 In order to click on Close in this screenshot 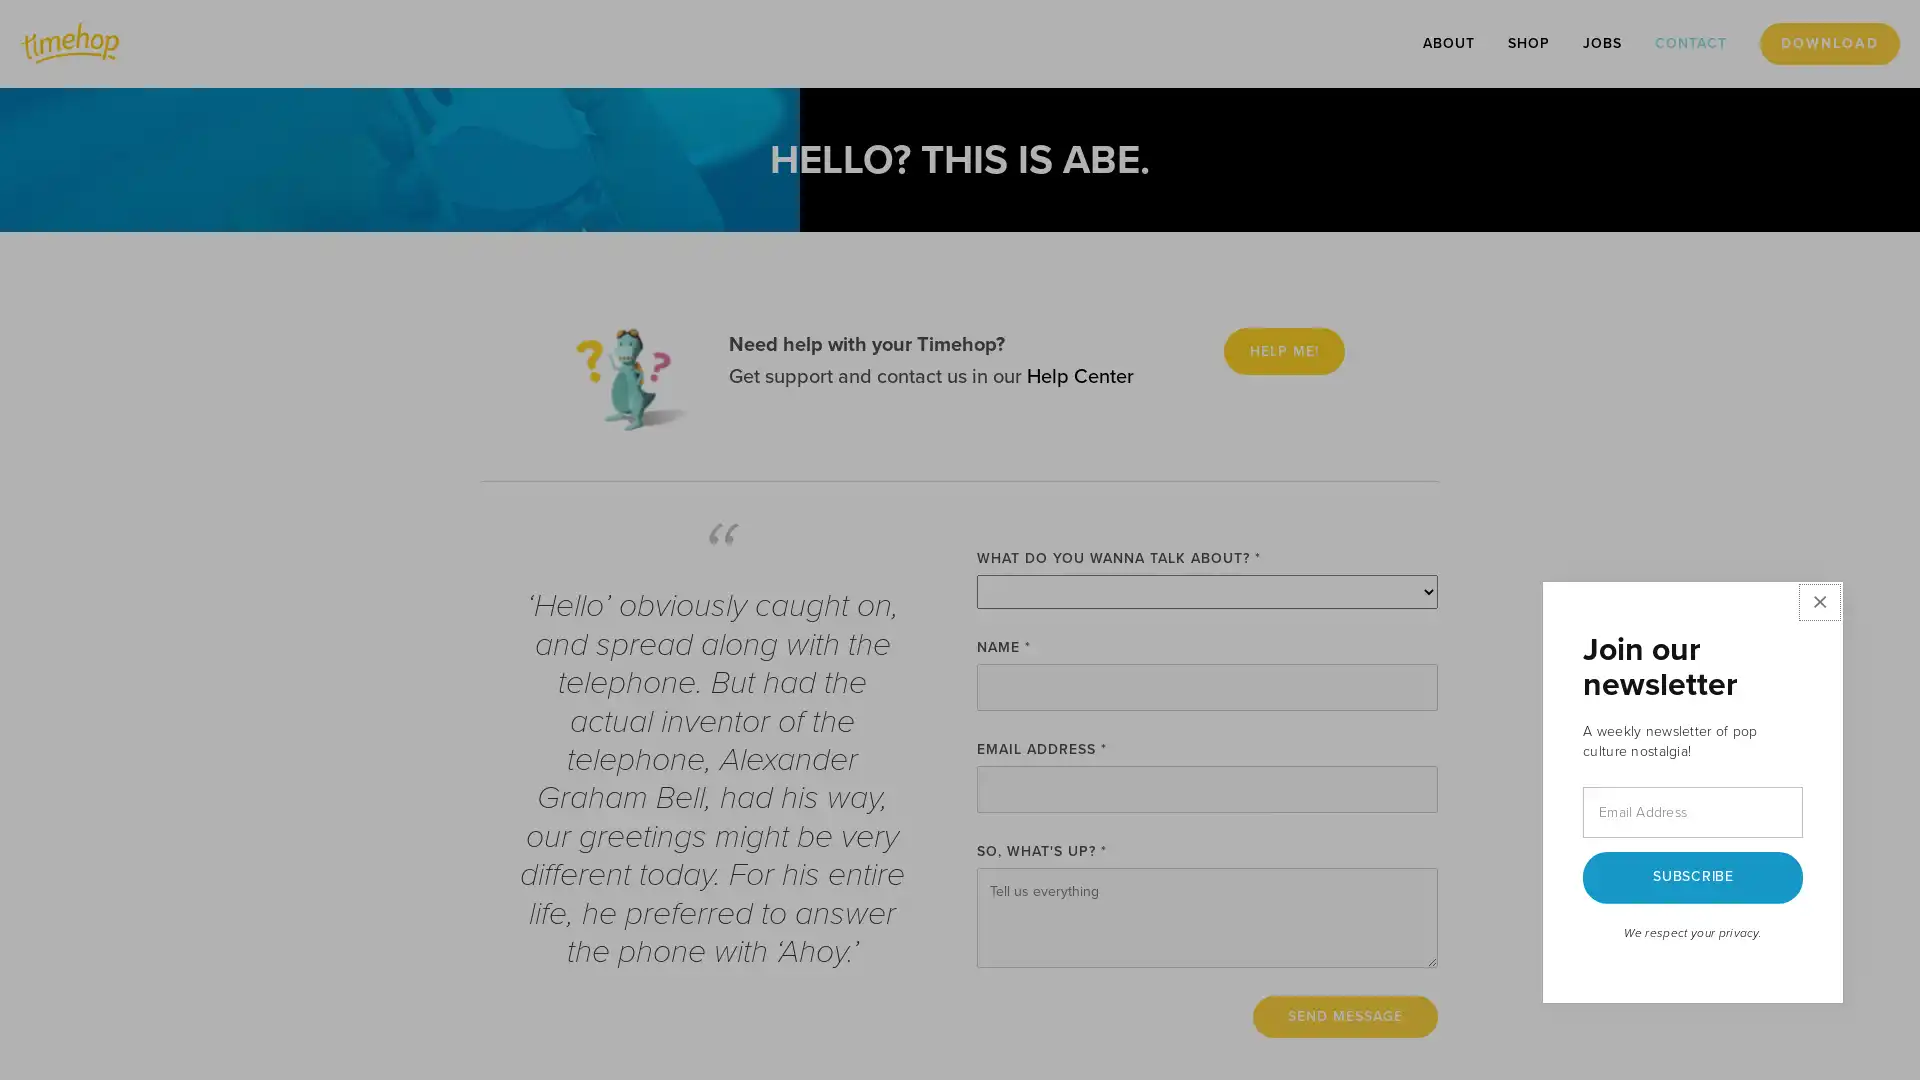, I will do `click(1819, 600)`.